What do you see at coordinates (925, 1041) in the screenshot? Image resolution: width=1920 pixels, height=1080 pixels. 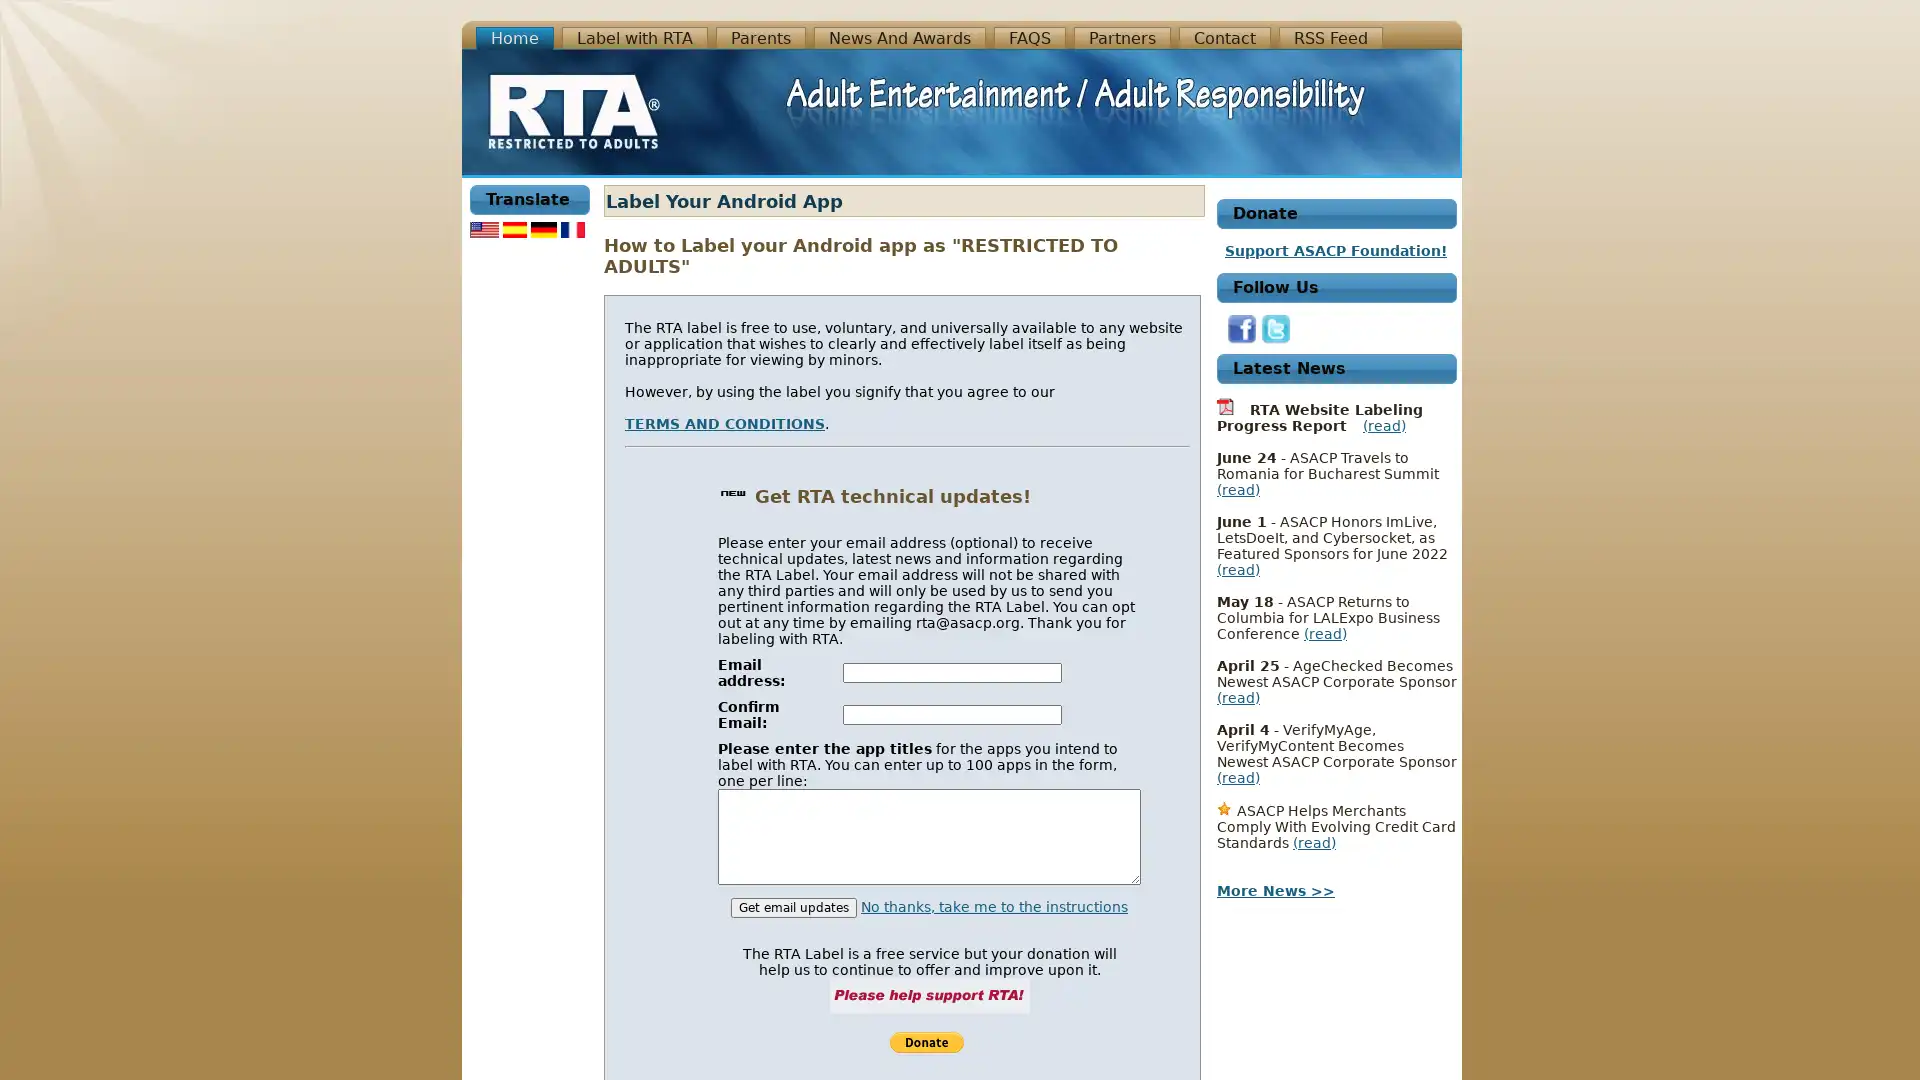 I see `Support RTA!` at bounding box center [925, 1041].